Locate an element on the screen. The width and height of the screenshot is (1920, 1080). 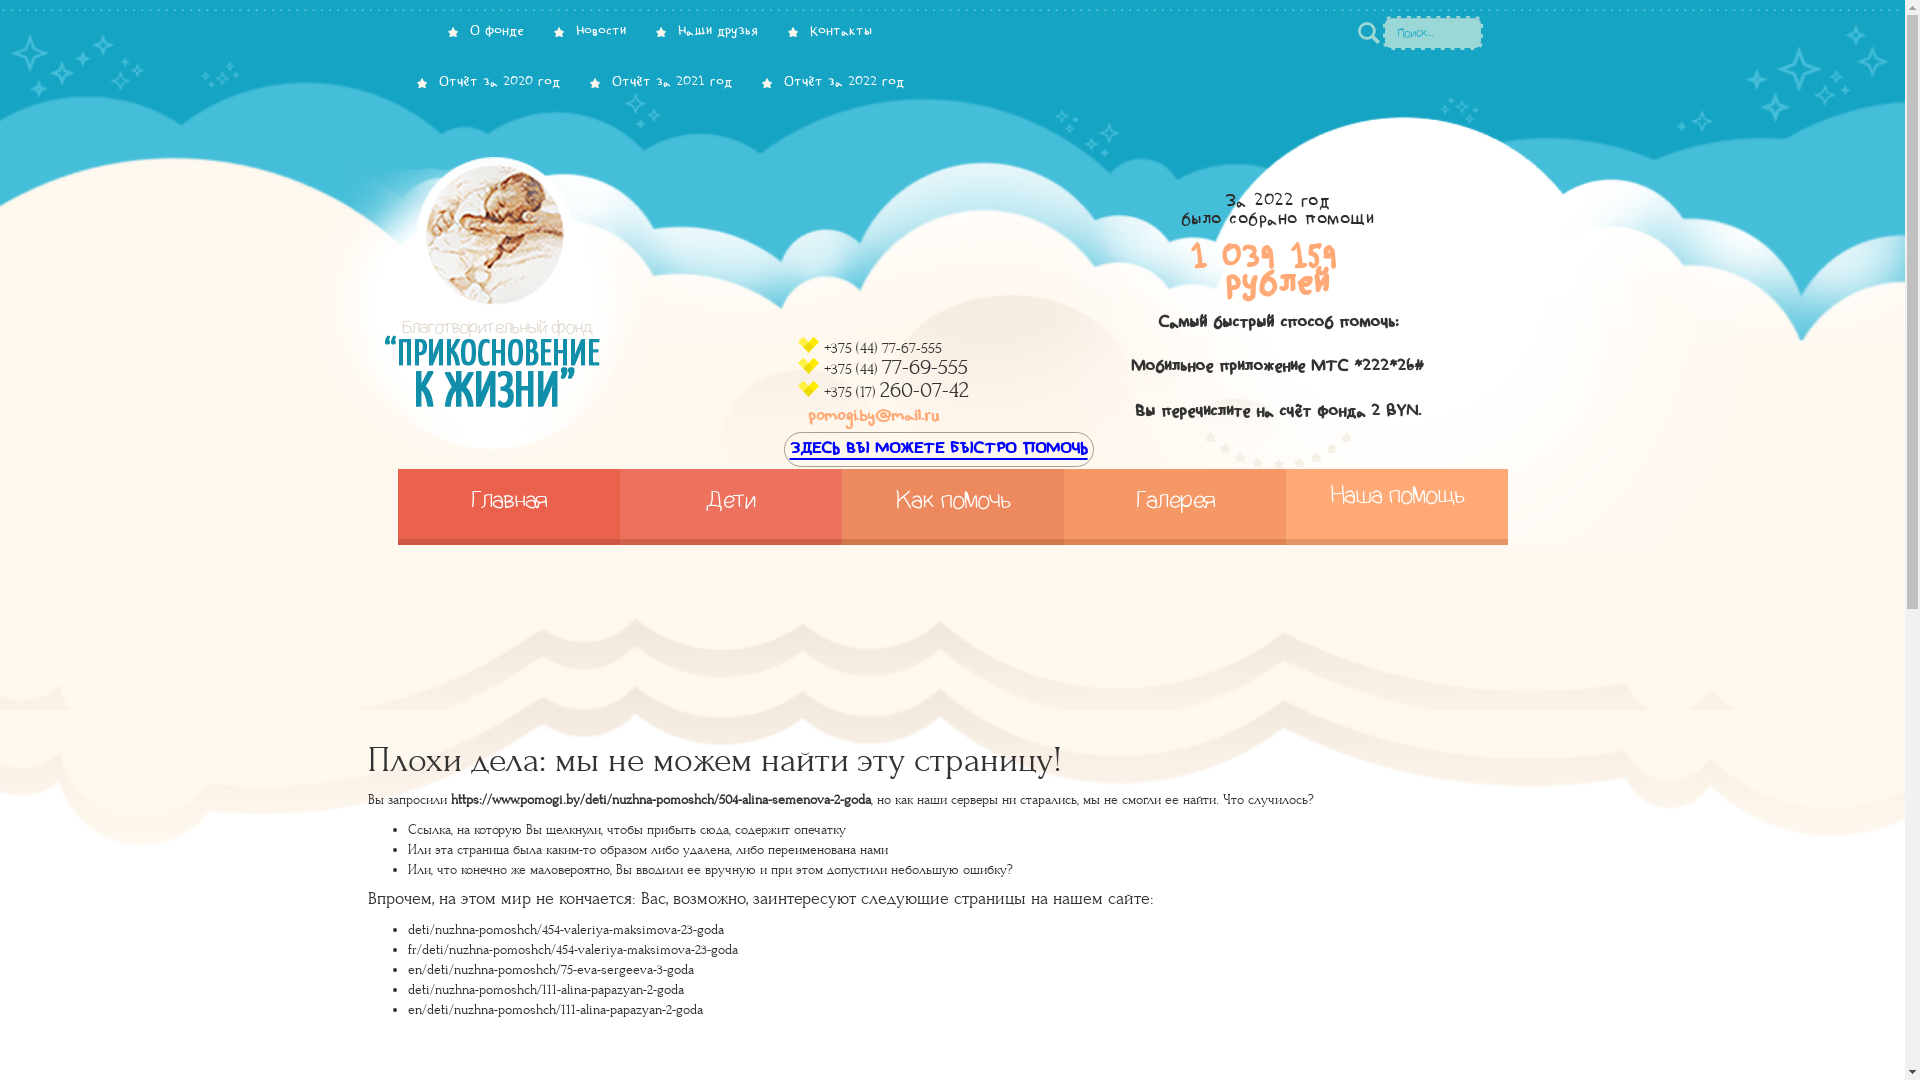
'en/deti/nuzhna-pomoshch/75-eva-sergeeva-3-goda' is located at coordinates (407, 968).